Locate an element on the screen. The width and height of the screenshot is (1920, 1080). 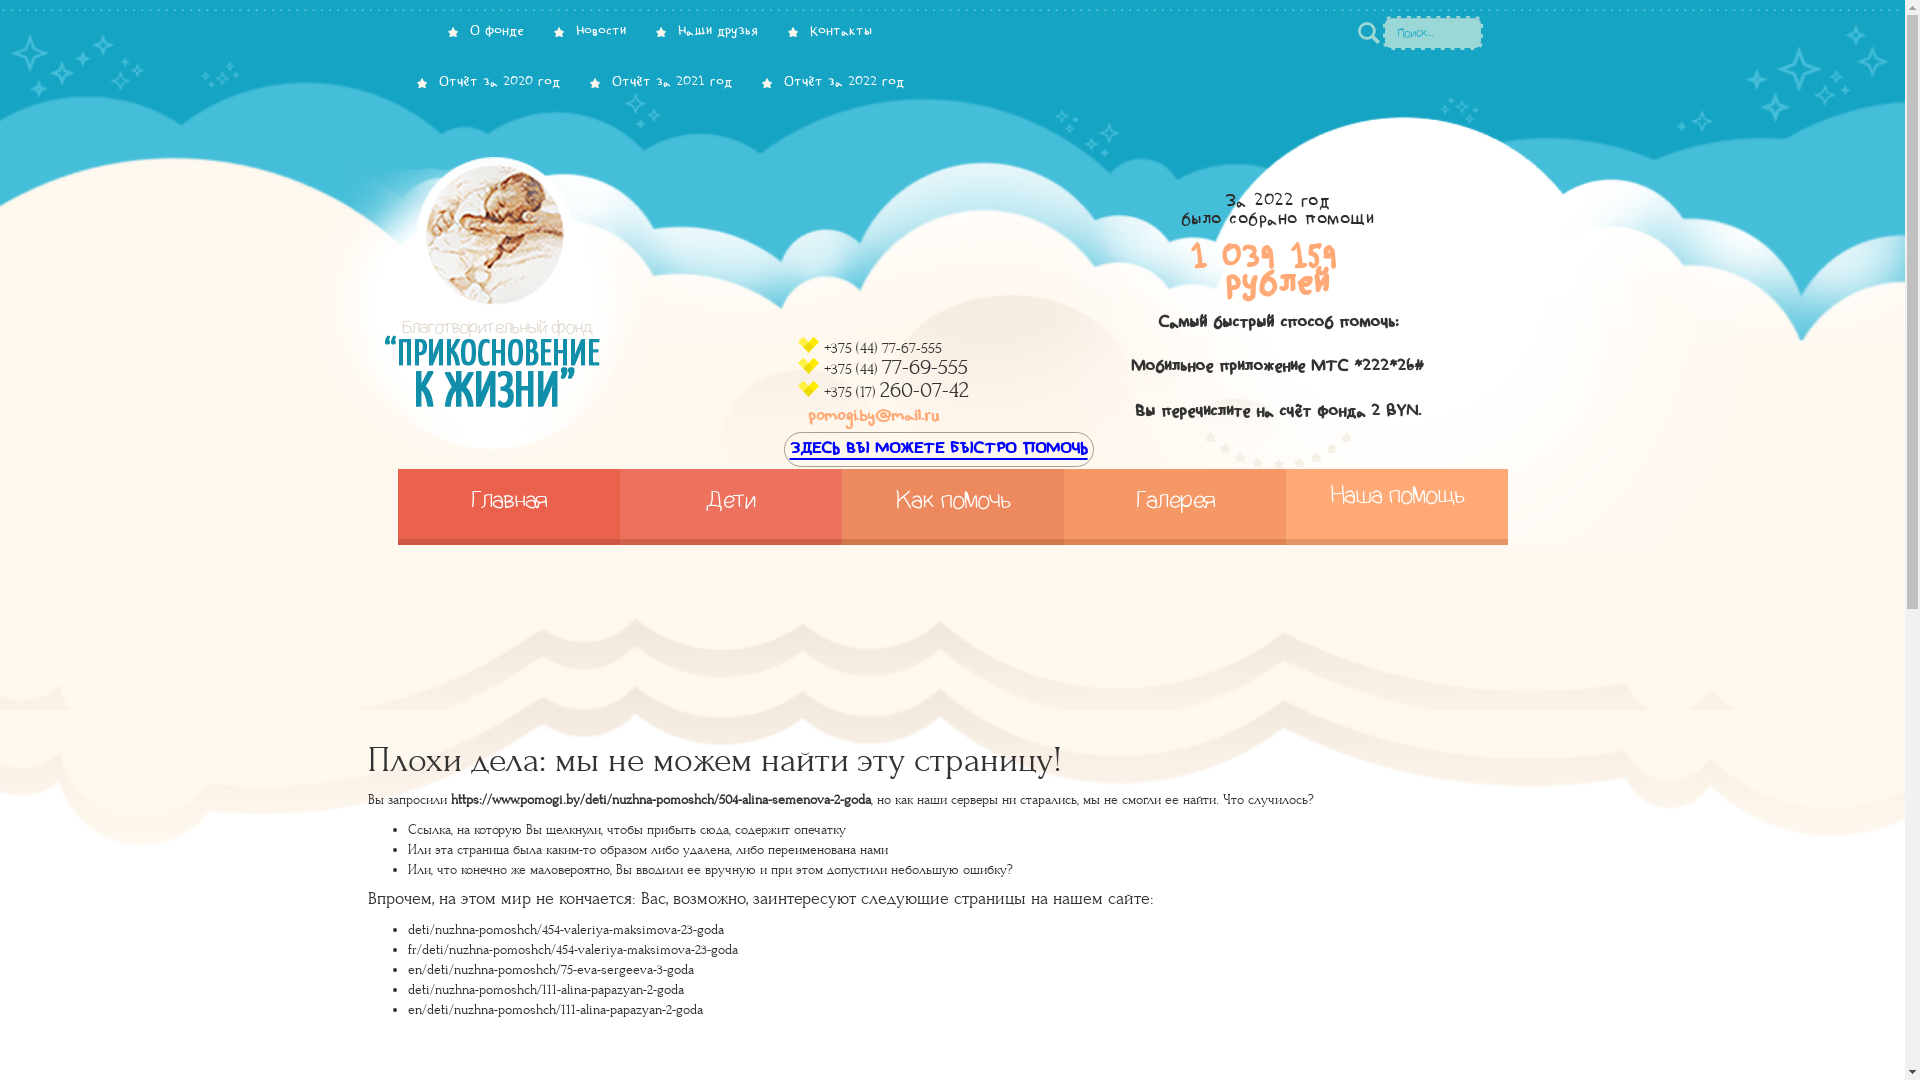
'en/deti/nuzhna-pomoshch/75-eva-sergeeva-3-goda' is located at coordinates (407, 968).